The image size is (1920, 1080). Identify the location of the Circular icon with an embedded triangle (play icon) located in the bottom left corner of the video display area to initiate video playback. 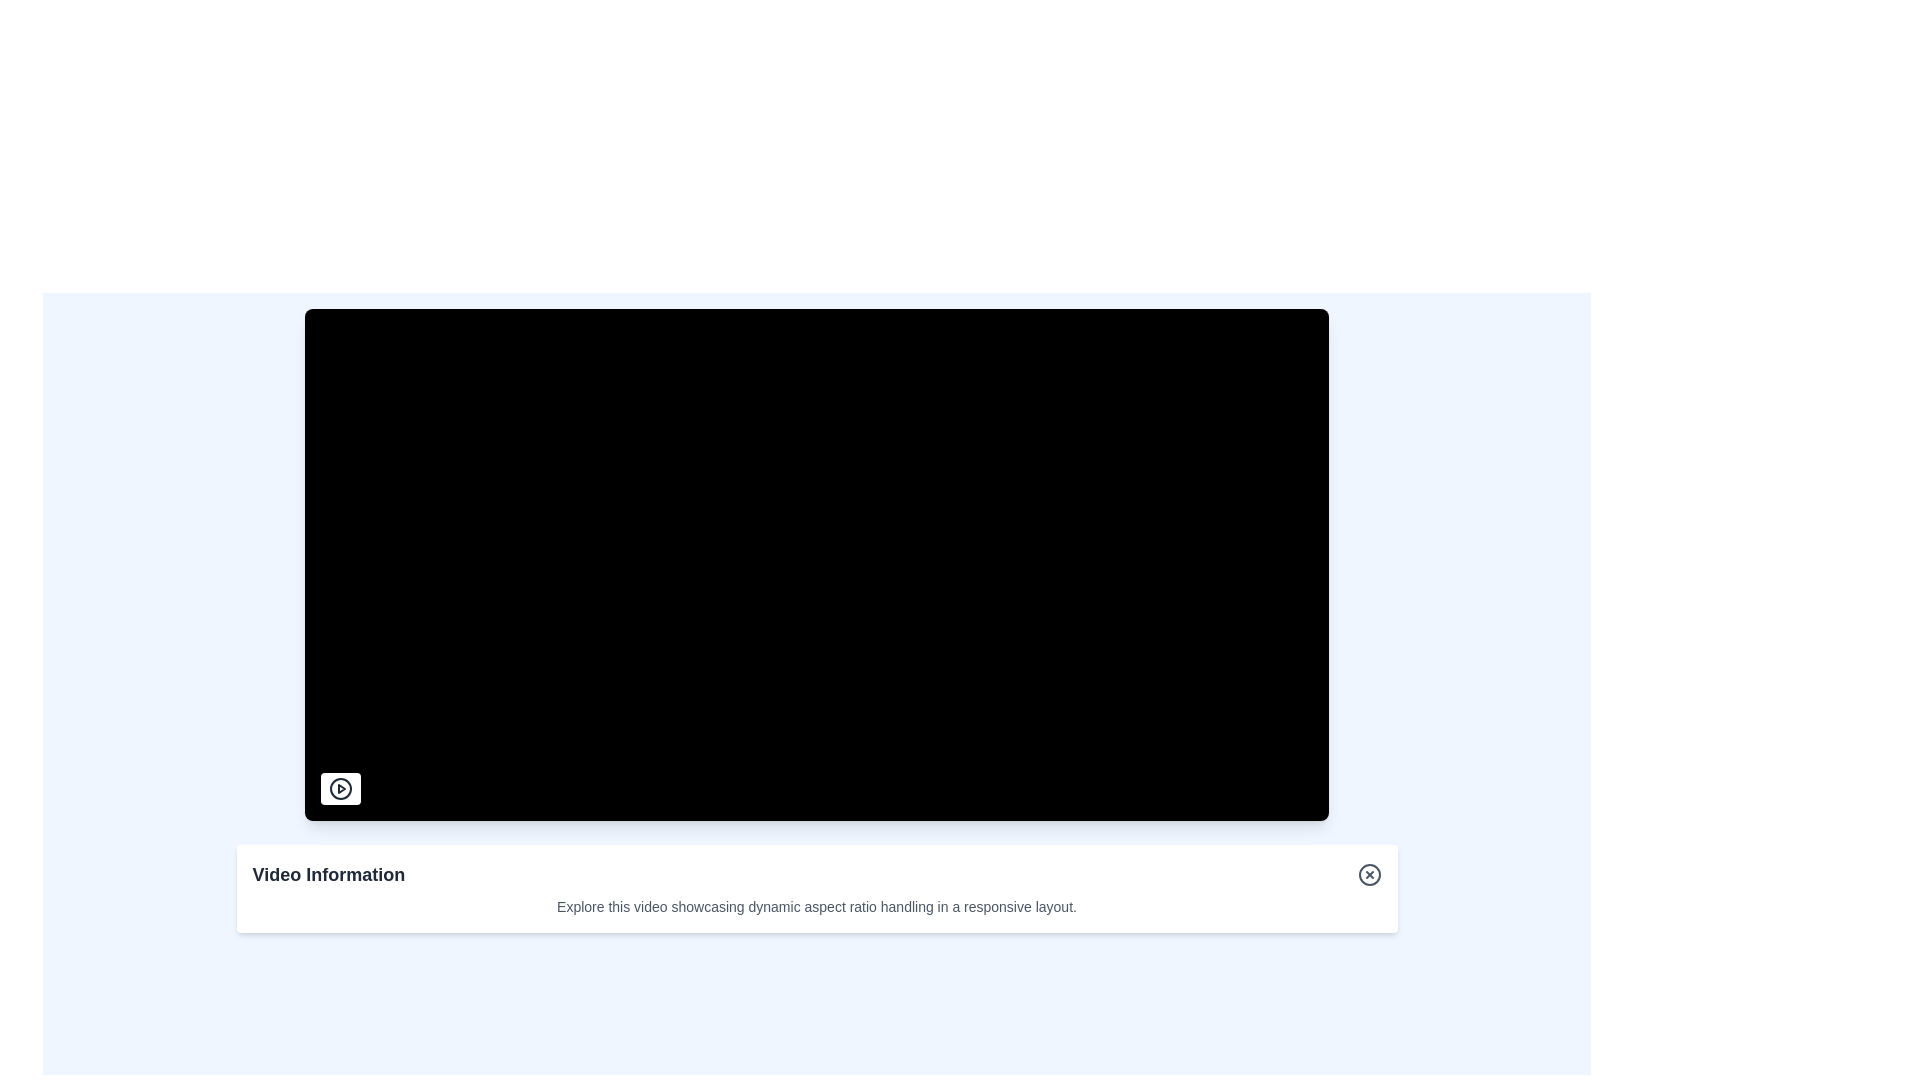
(340, 788).